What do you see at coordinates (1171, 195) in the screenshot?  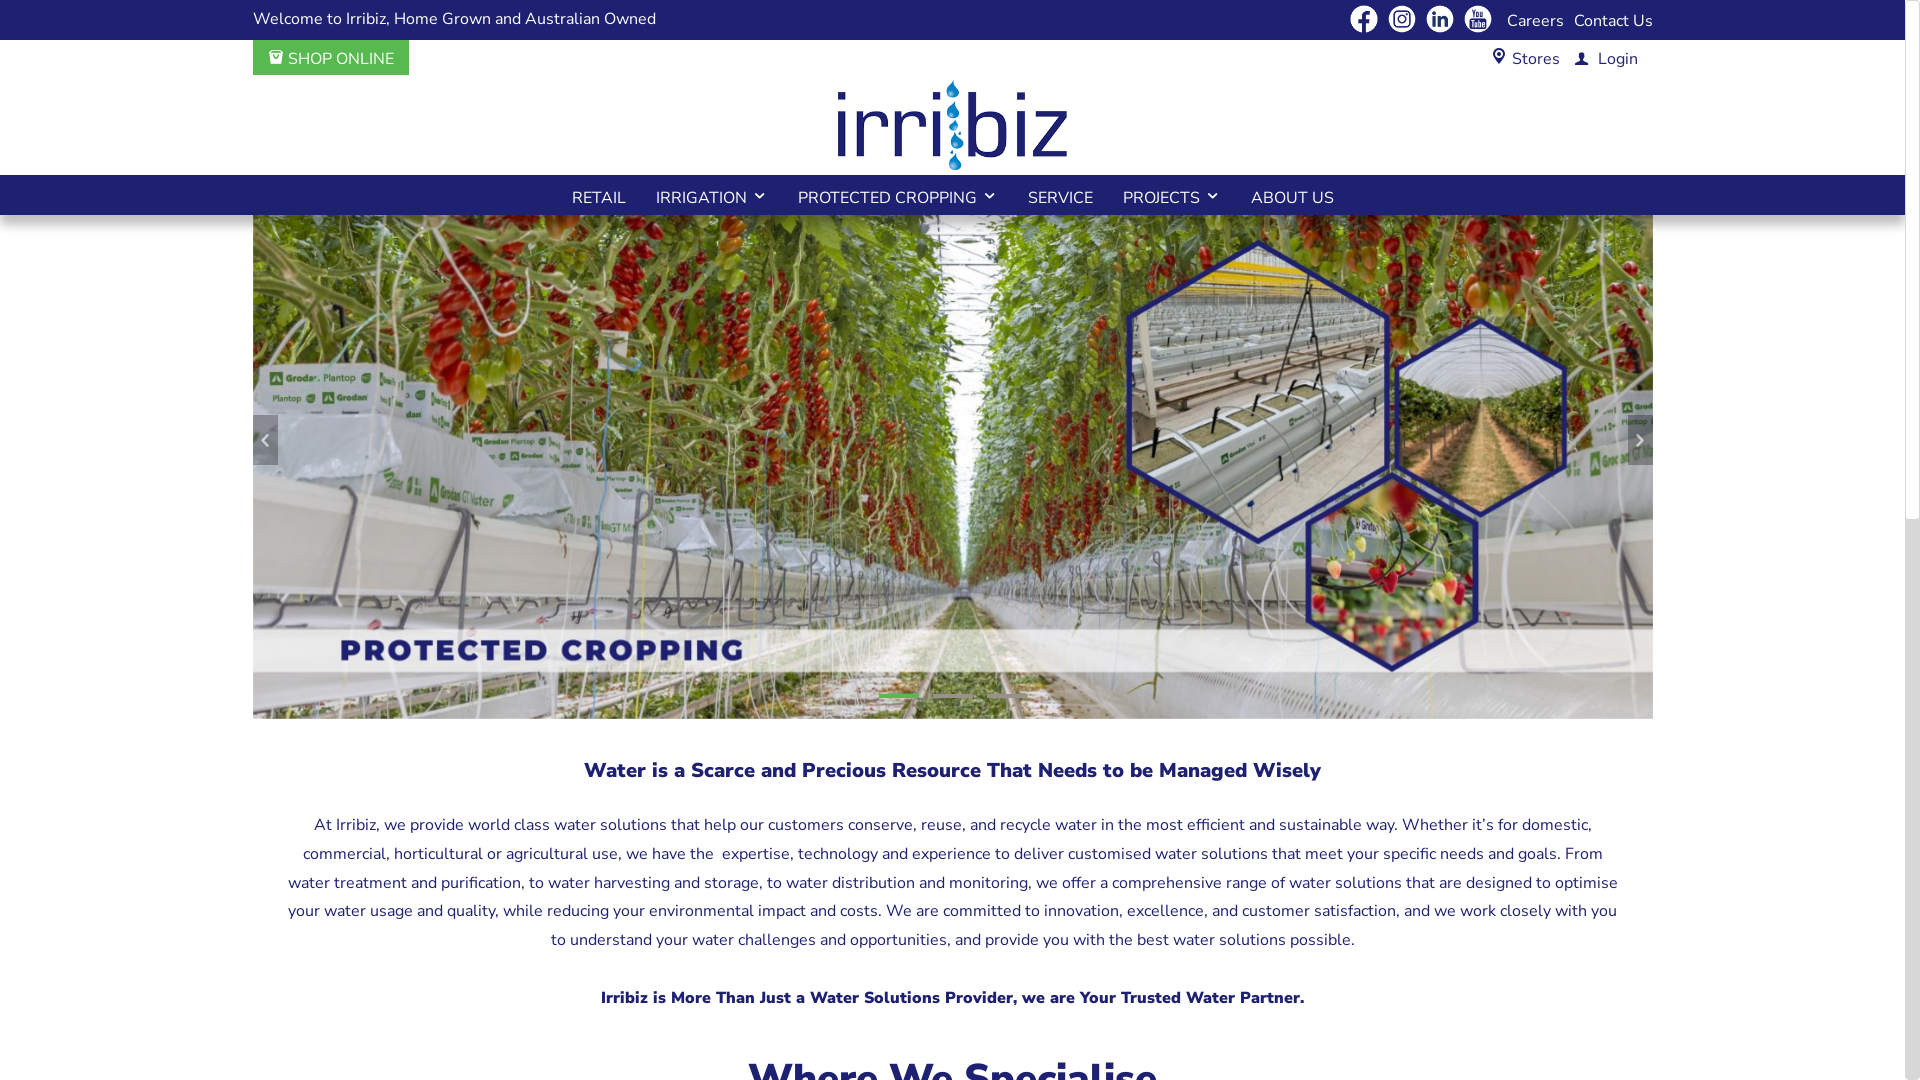 I see `'PROJECTS'` at bounding box center [1171, 195].